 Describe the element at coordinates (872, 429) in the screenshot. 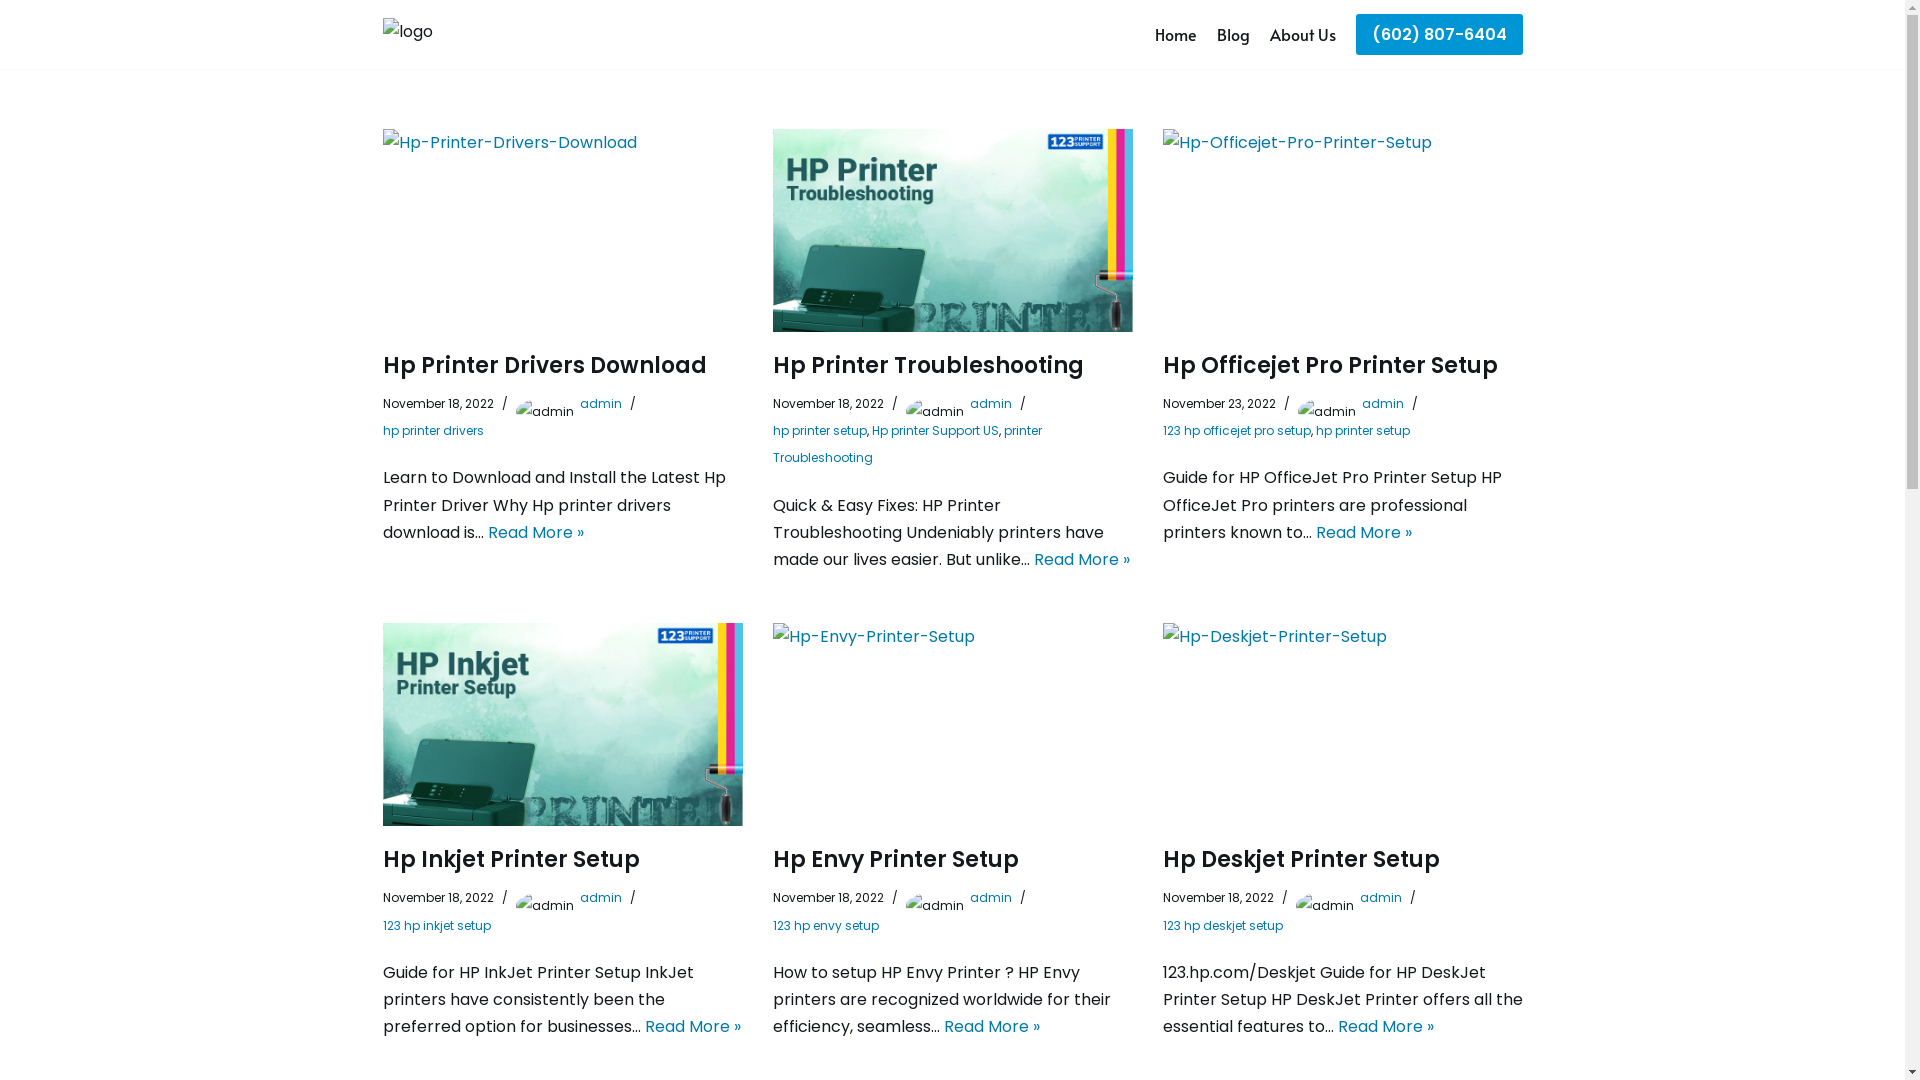

I see `'Hp printer Support US'` at that location.